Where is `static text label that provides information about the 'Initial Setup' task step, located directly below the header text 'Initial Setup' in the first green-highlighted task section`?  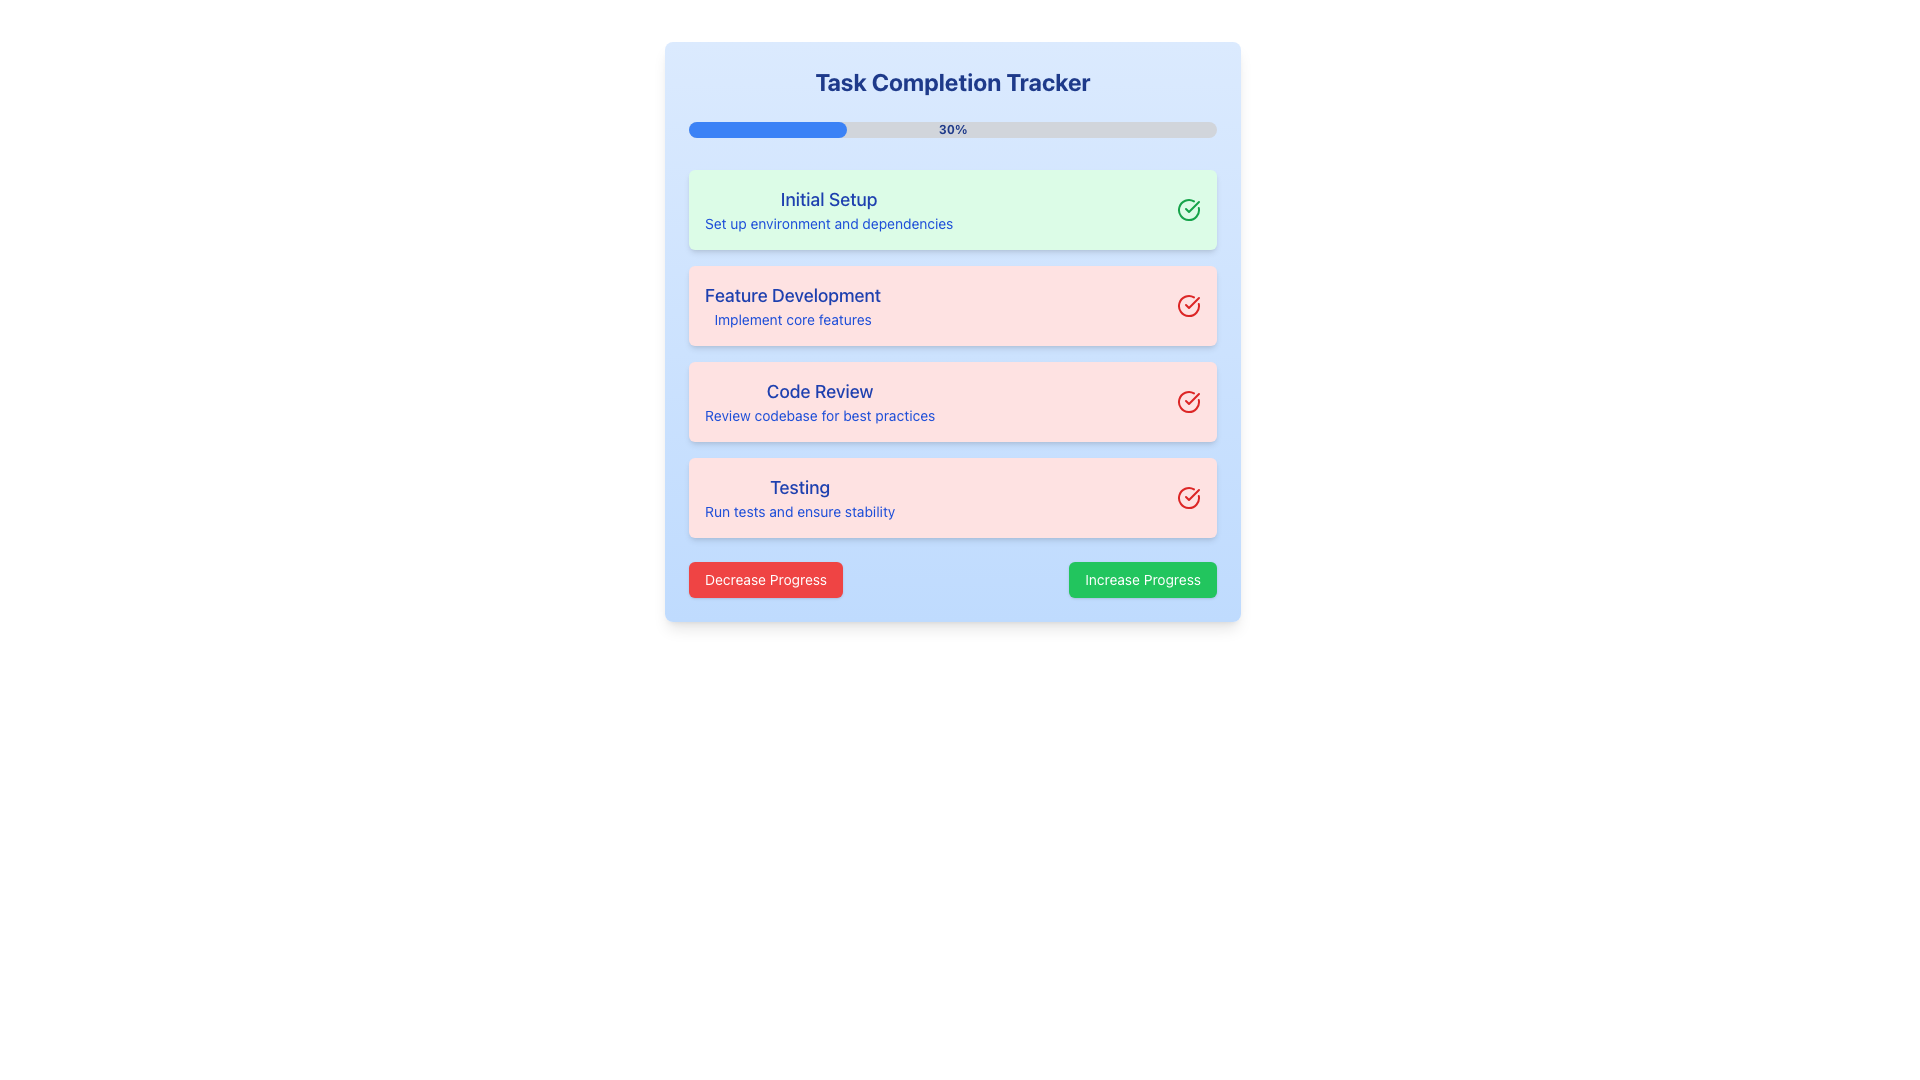
static text label that provides information about the 'Initial Setup' task step, located directly below the header text 'Initial Setup' in the first green-highlighted task section is located at coordinates (829, 223).